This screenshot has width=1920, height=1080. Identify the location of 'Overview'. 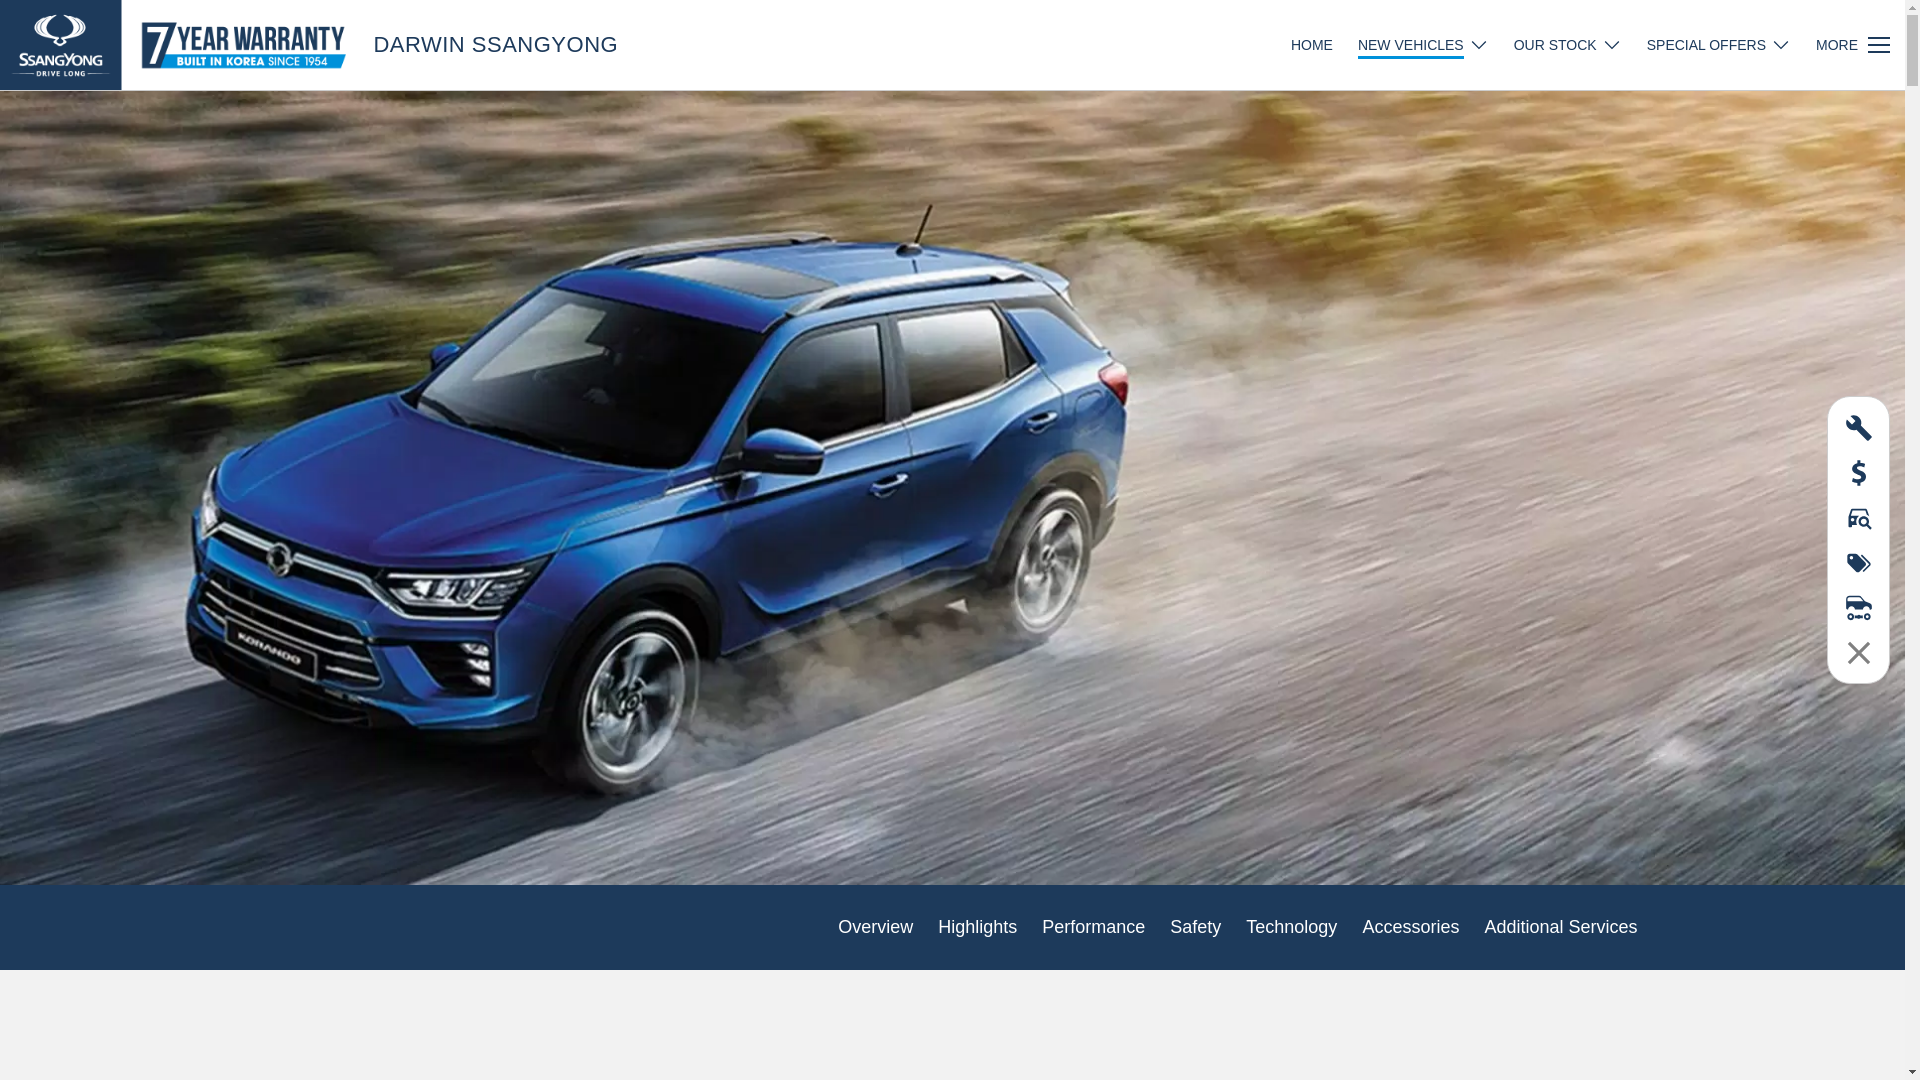
(838, 928).